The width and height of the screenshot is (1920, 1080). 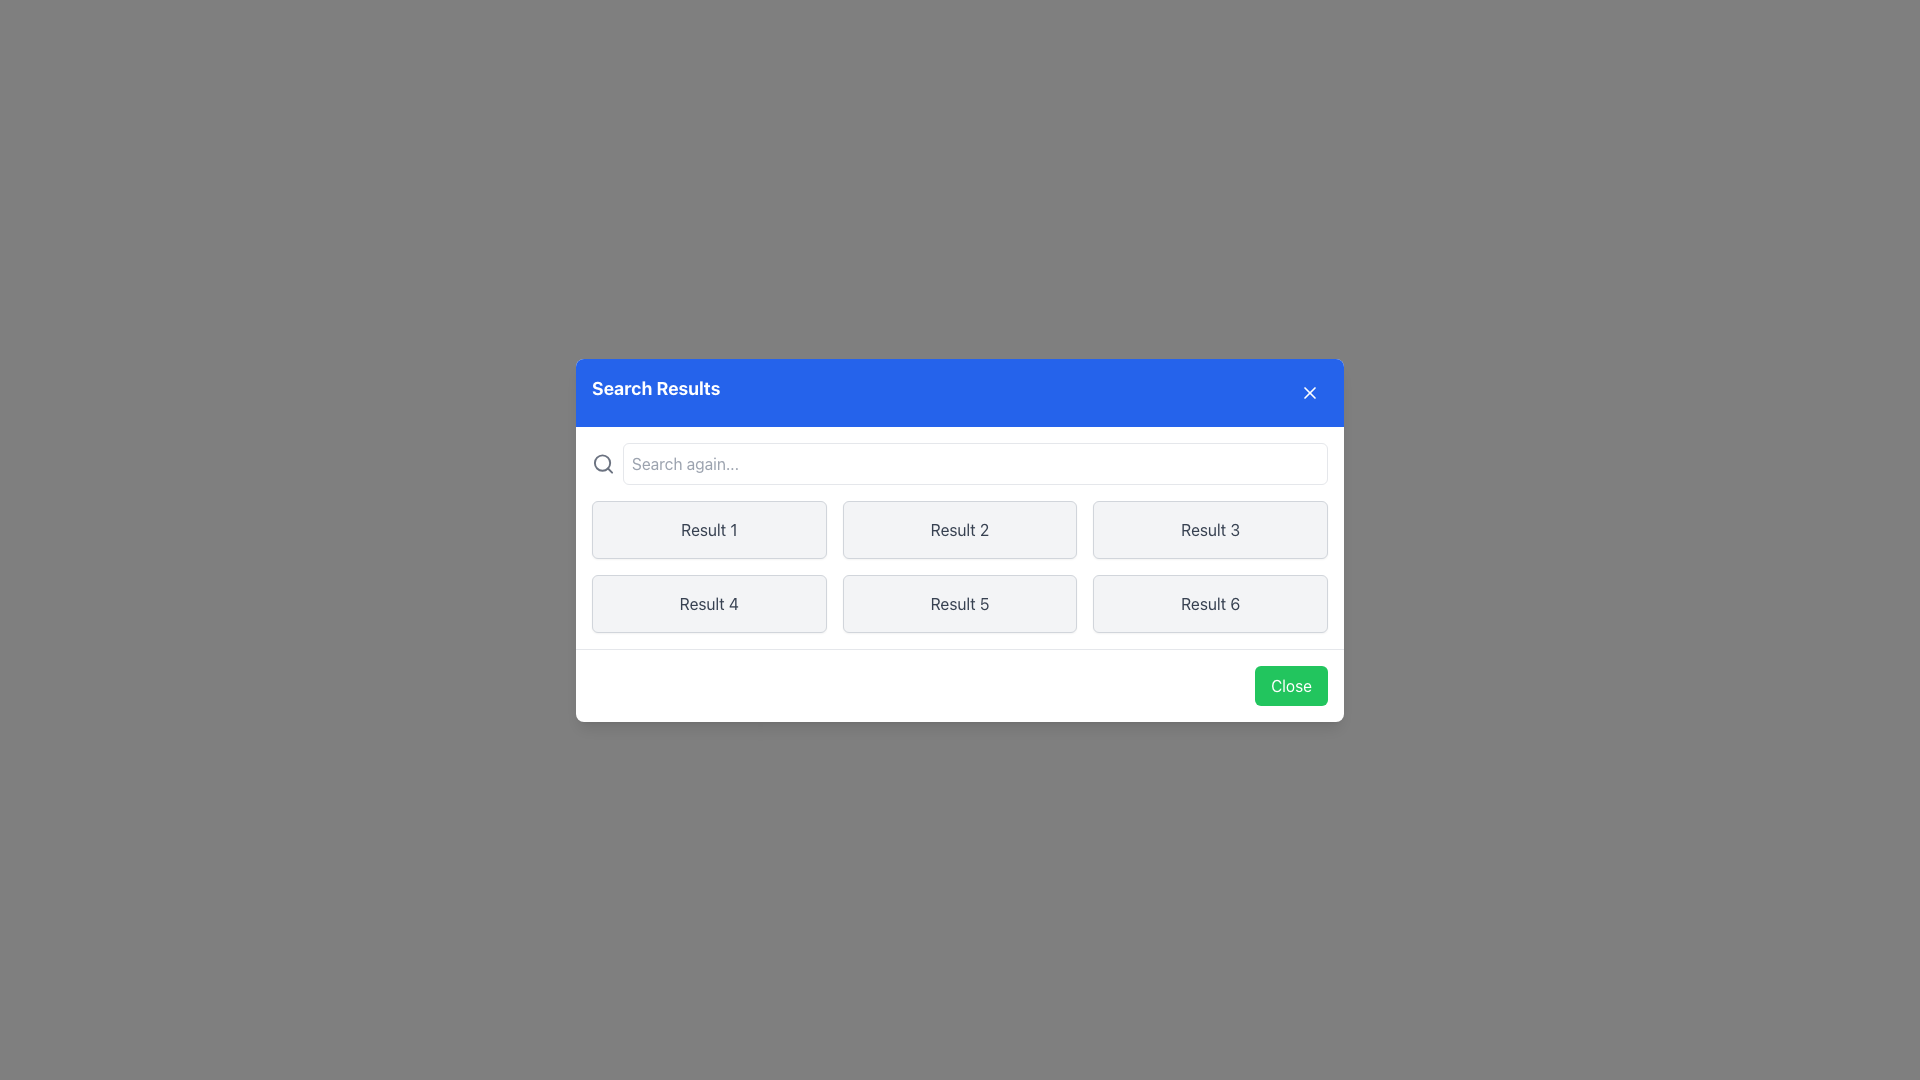 What do you see at coordinates (1310, 392) in the screenshot?
I see `the close button located in the top-right corner of the blue header bar of the modal window` at bounding box center [1310, 392].